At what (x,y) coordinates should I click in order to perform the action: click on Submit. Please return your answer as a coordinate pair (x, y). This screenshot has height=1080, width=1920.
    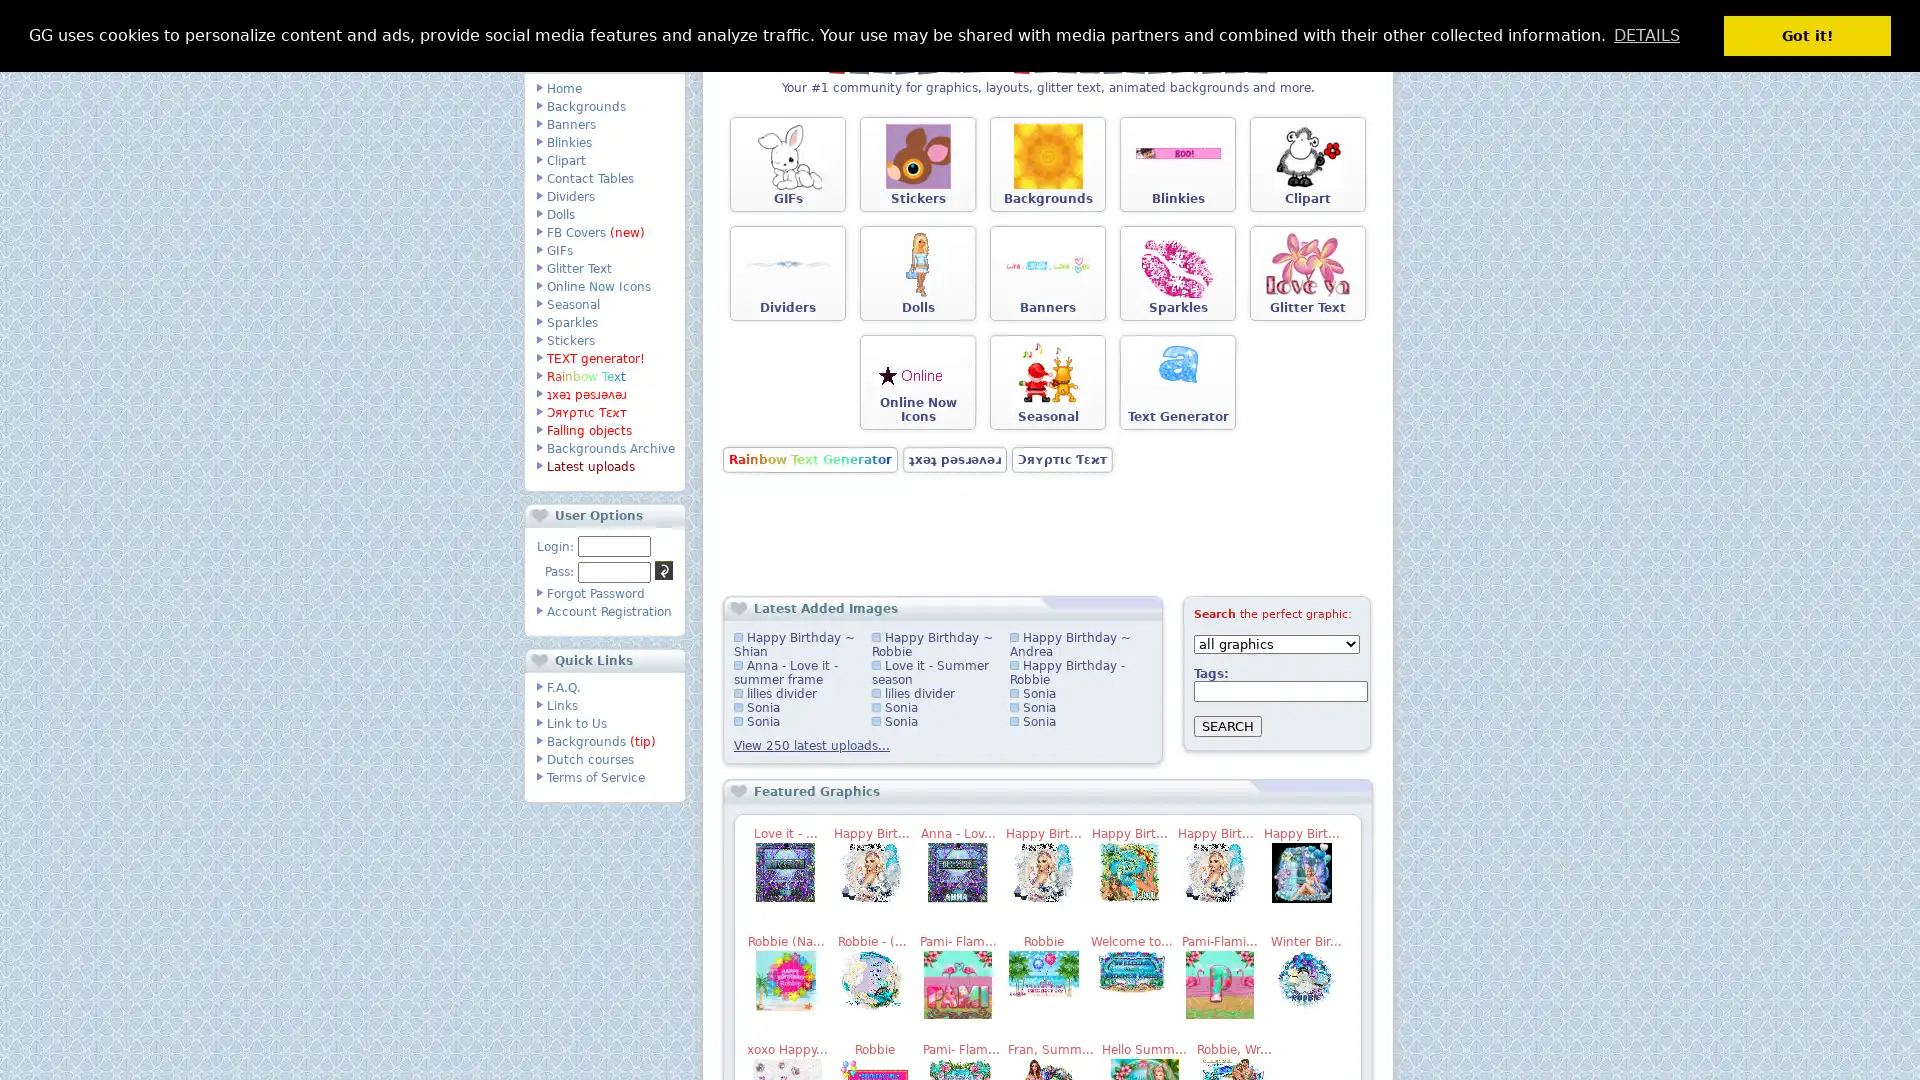
    Looking at the image, I should click on (663, 570).